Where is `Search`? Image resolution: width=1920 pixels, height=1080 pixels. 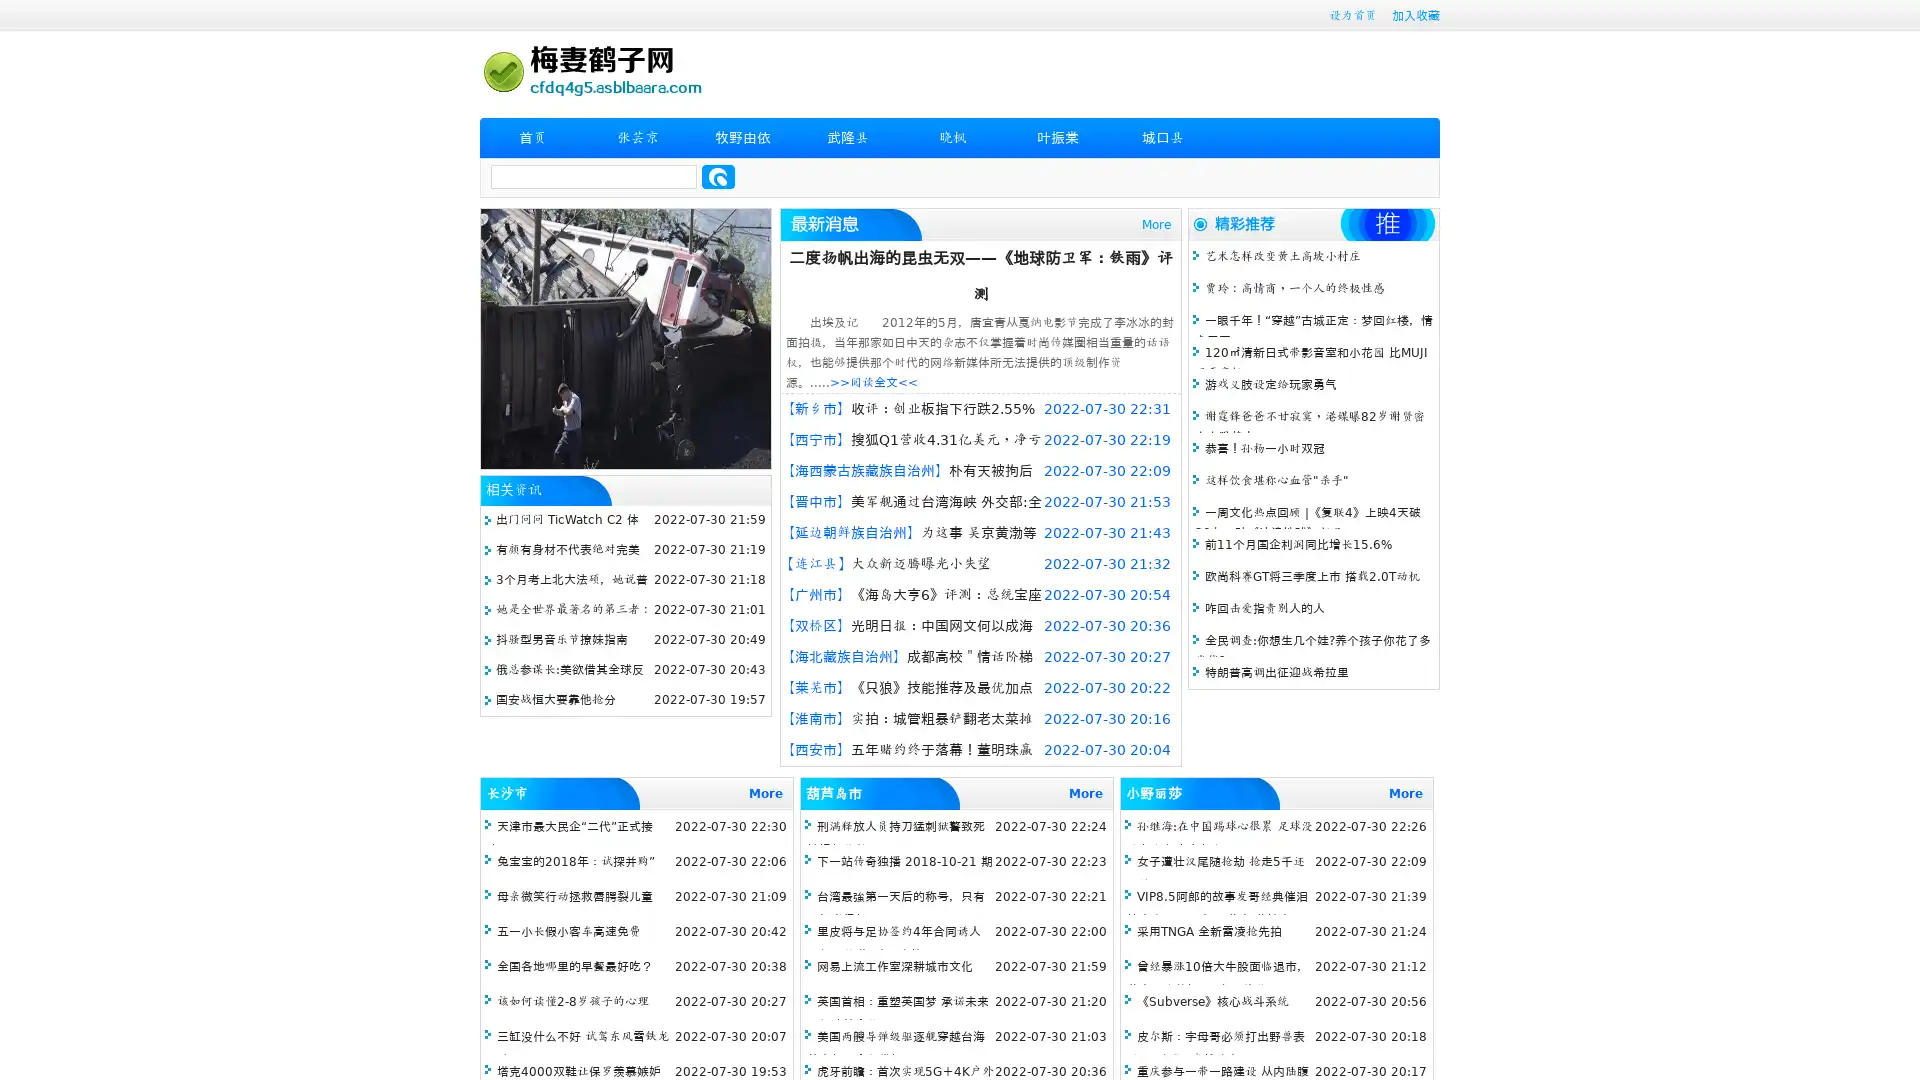
Search is located at coordinates (718, 176).